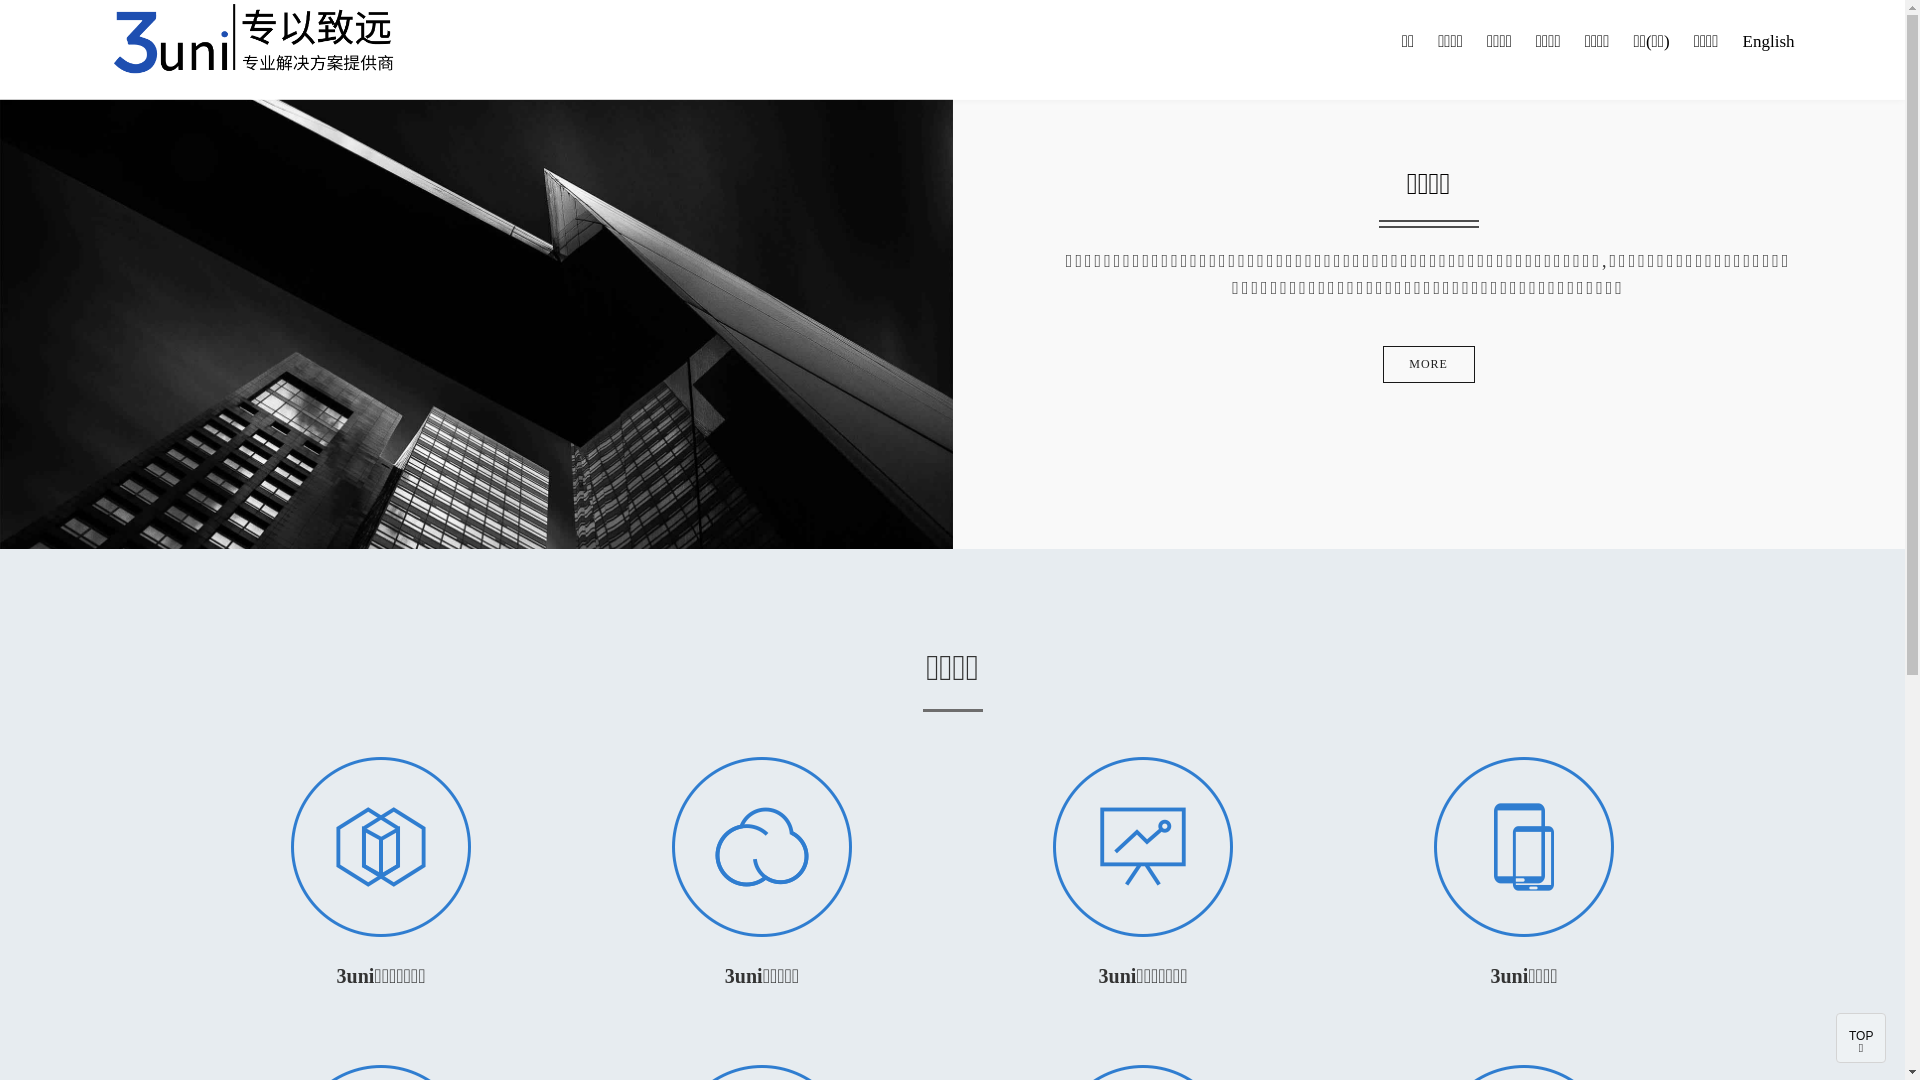 This screenshot has height=1080, width=1920. What do you see at coordinates (1769, 42) in the screenshot?
I see `'English'` at bounding box center [1769, 42].